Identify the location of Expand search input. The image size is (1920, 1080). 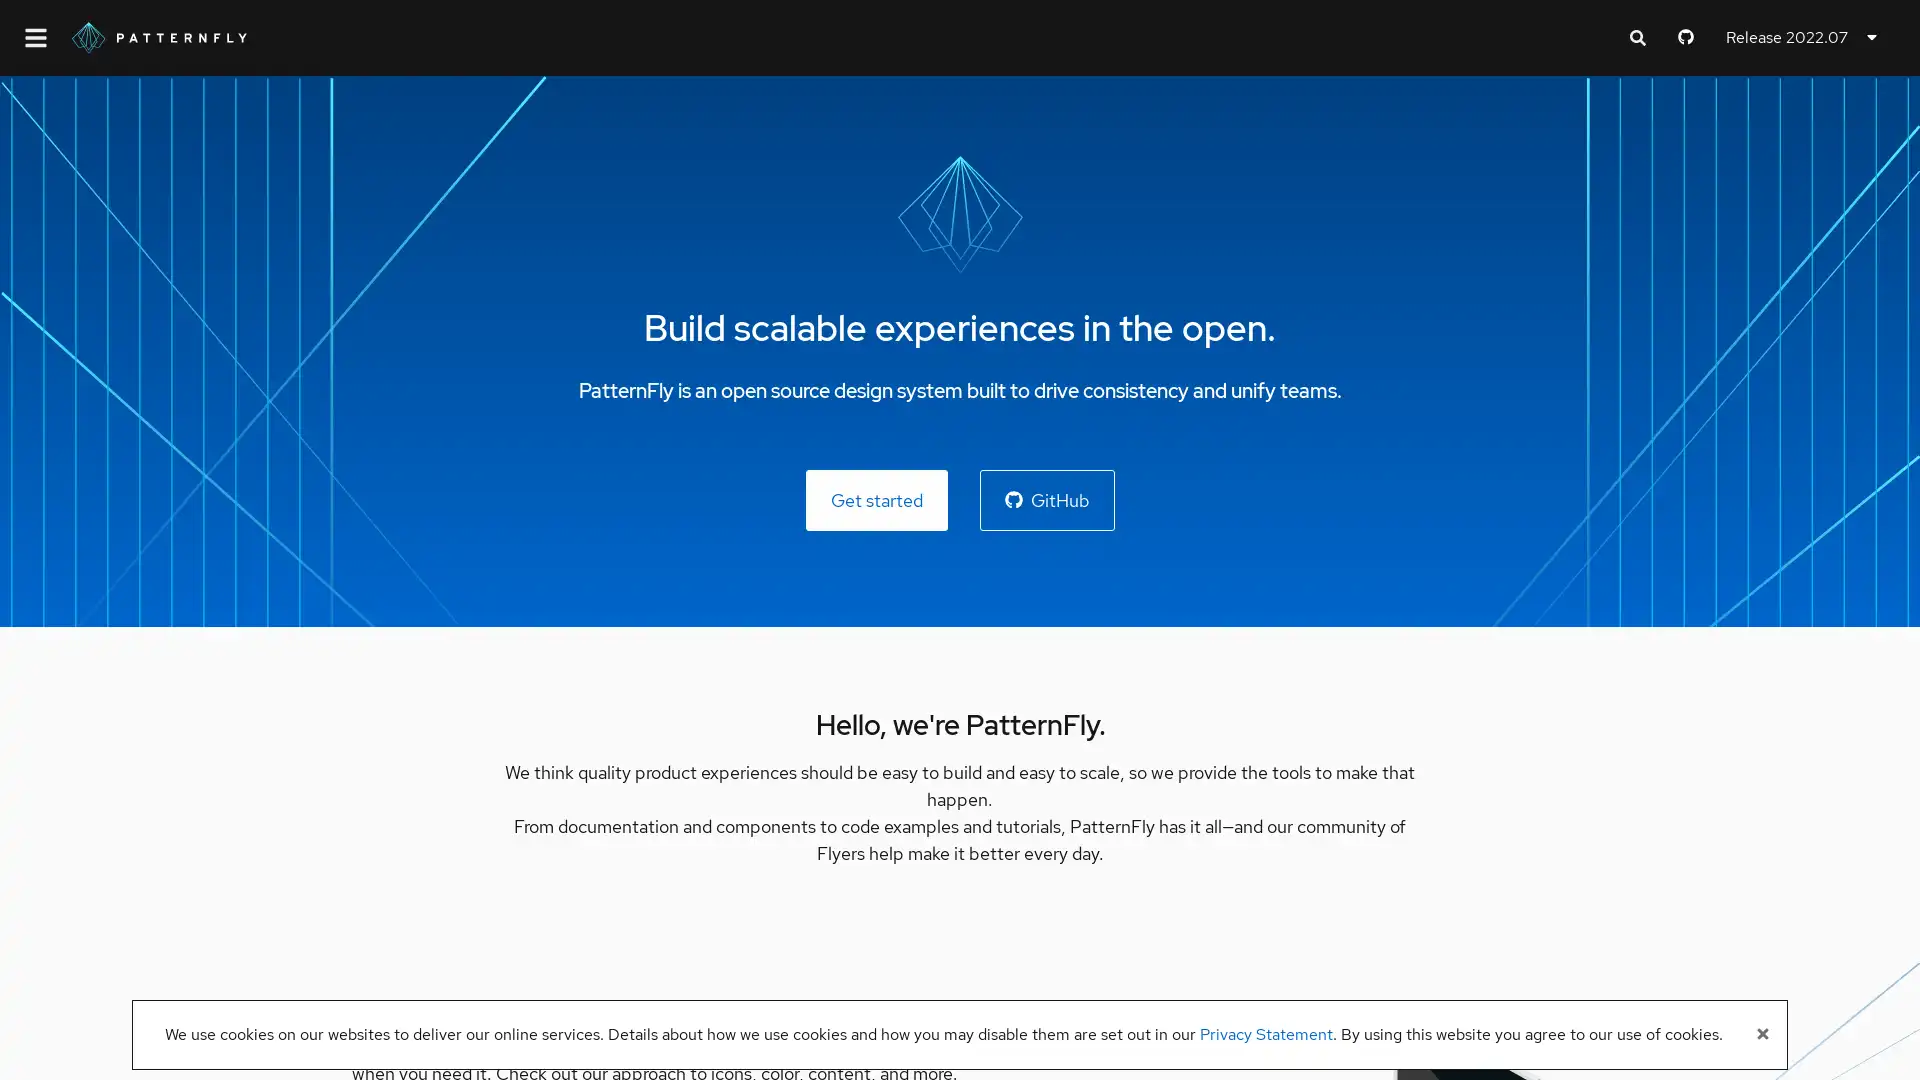
(1637, 38).